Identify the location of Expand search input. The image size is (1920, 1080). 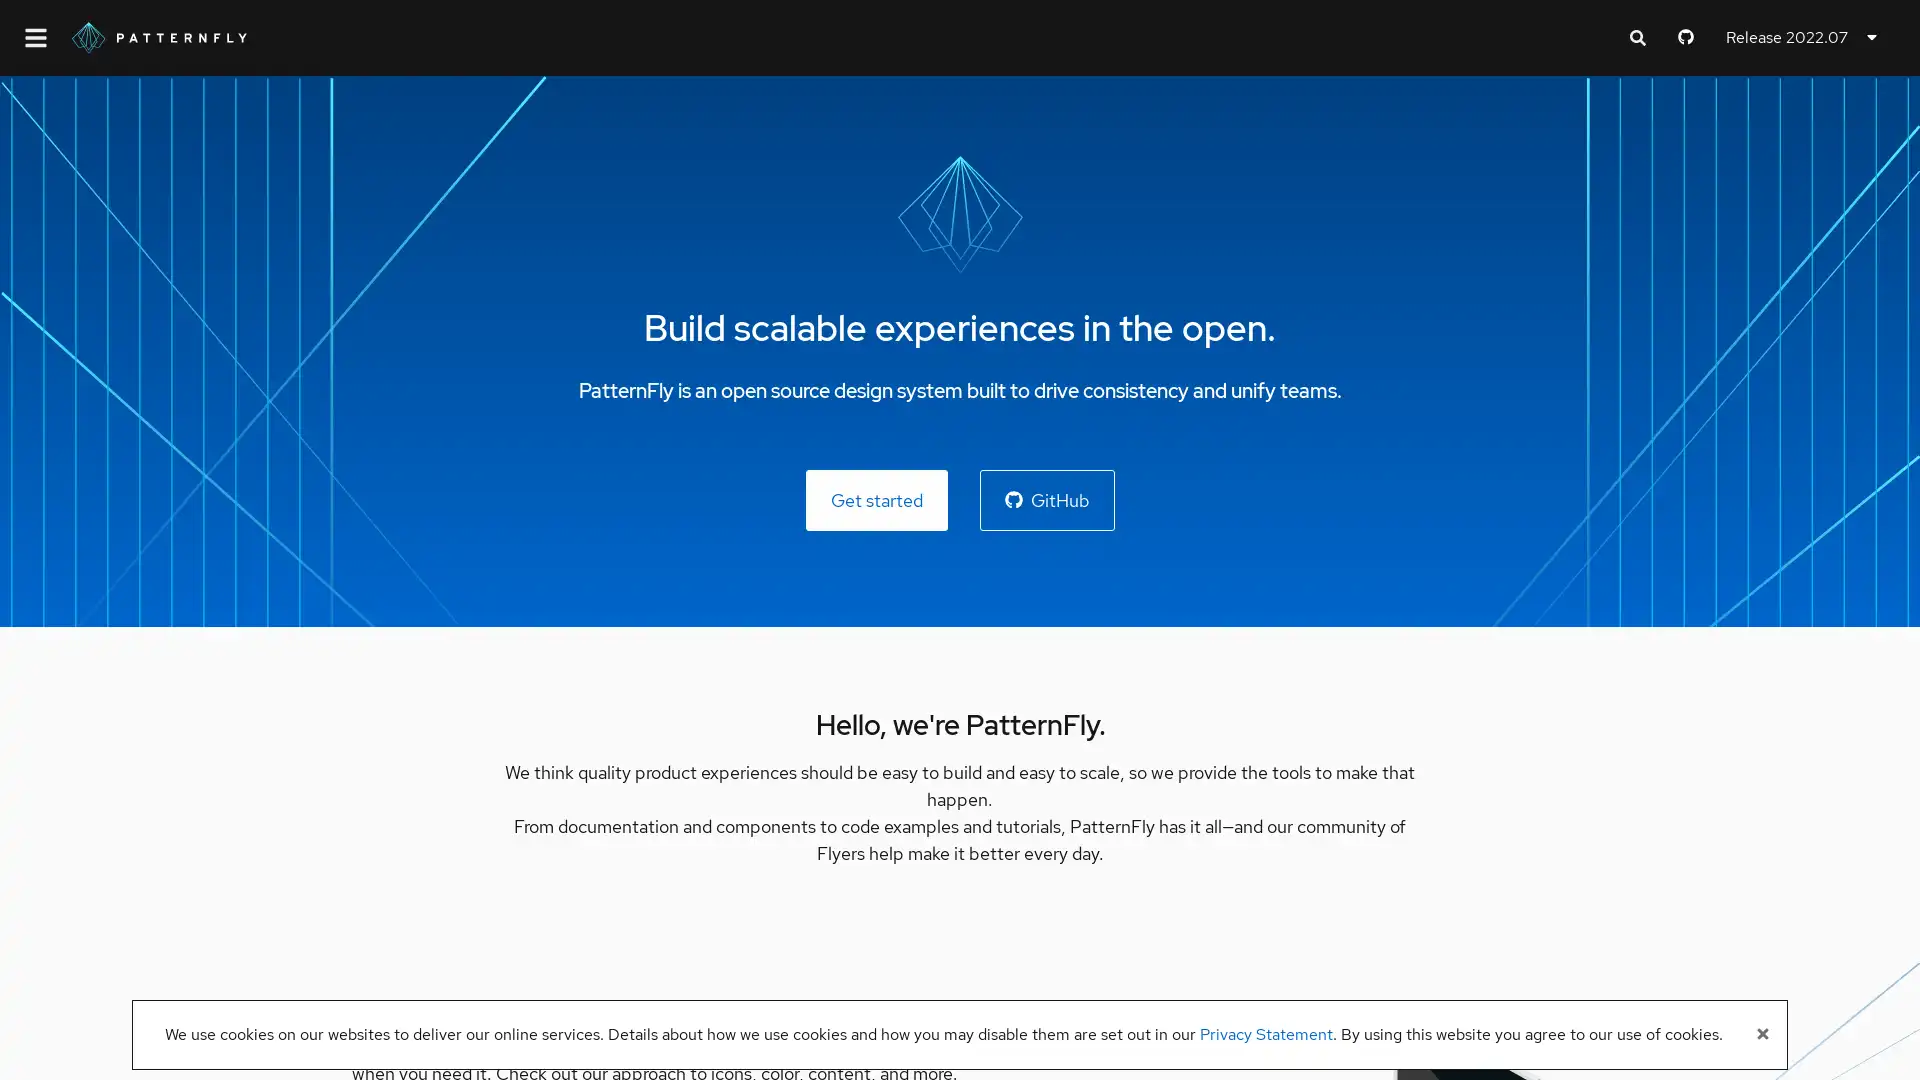
(1637, 38).